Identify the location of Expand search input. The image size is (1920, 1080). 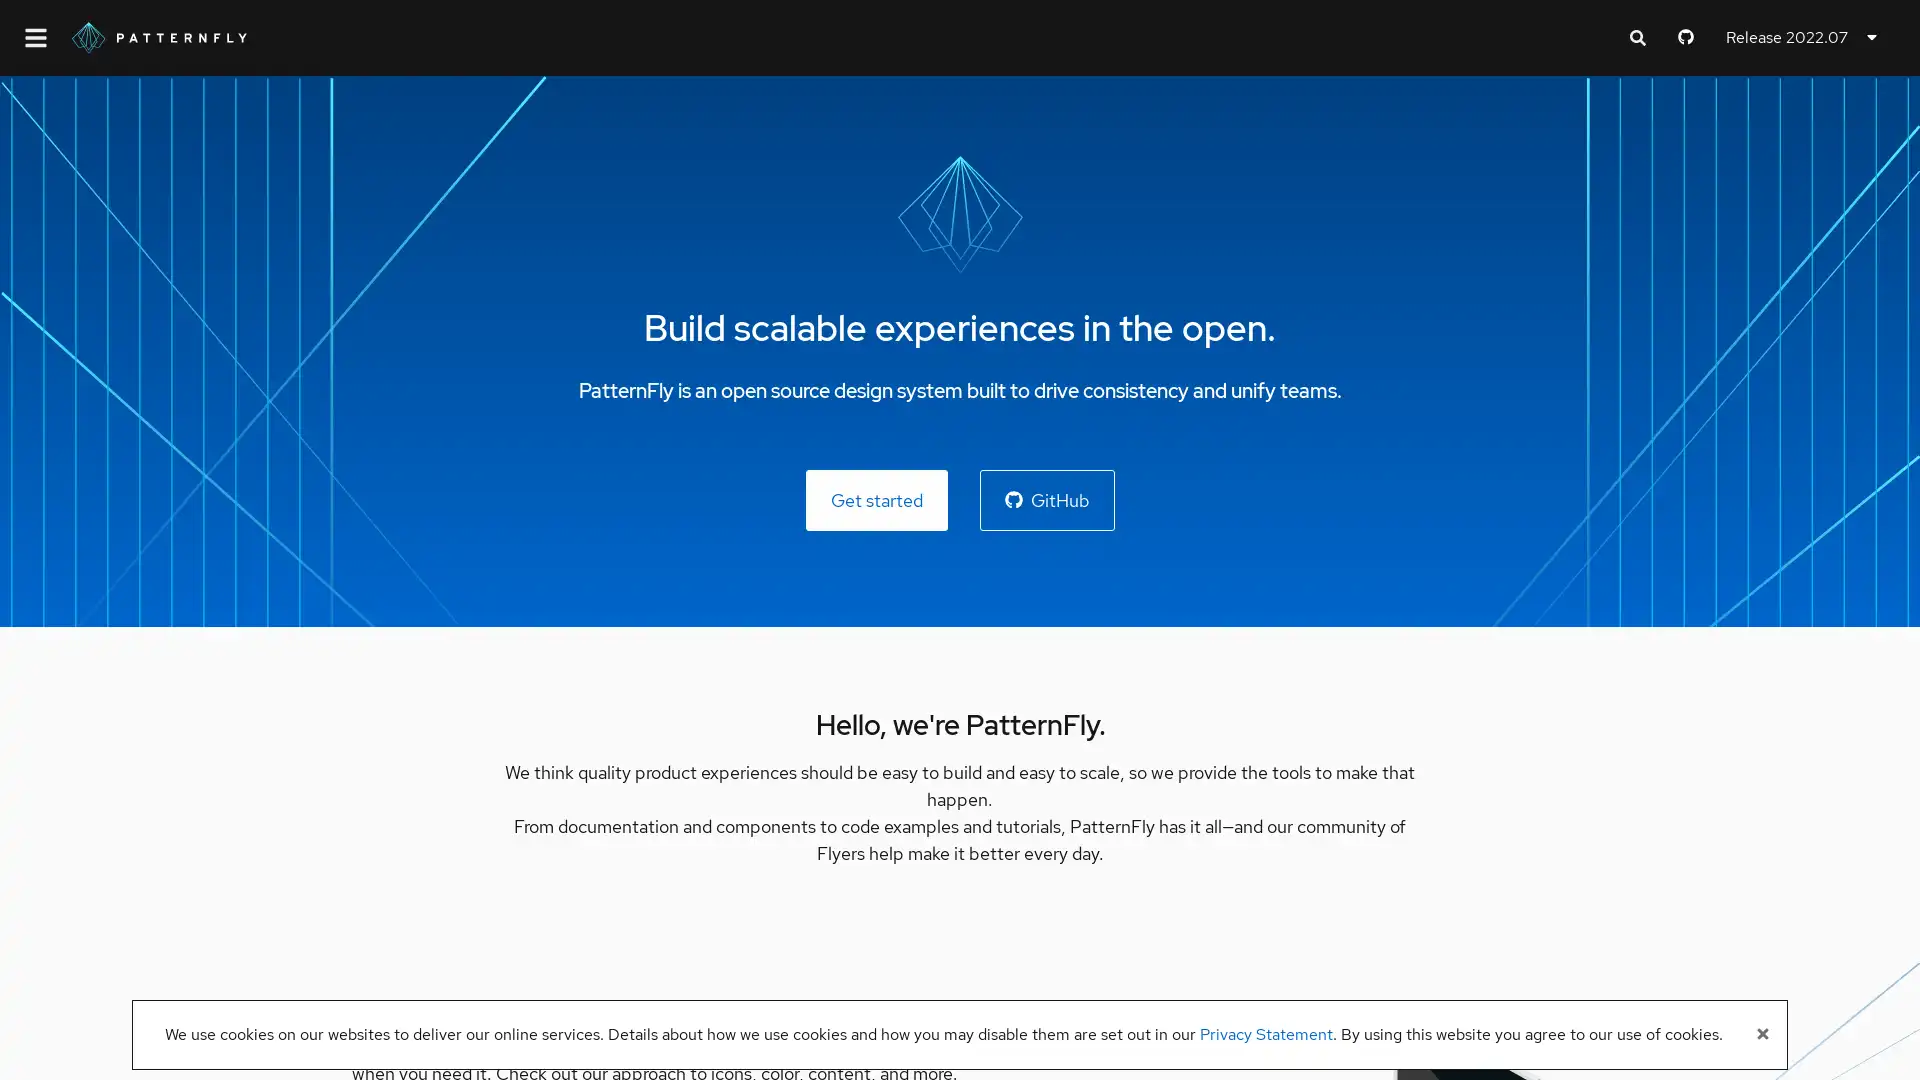
(1637, 38).